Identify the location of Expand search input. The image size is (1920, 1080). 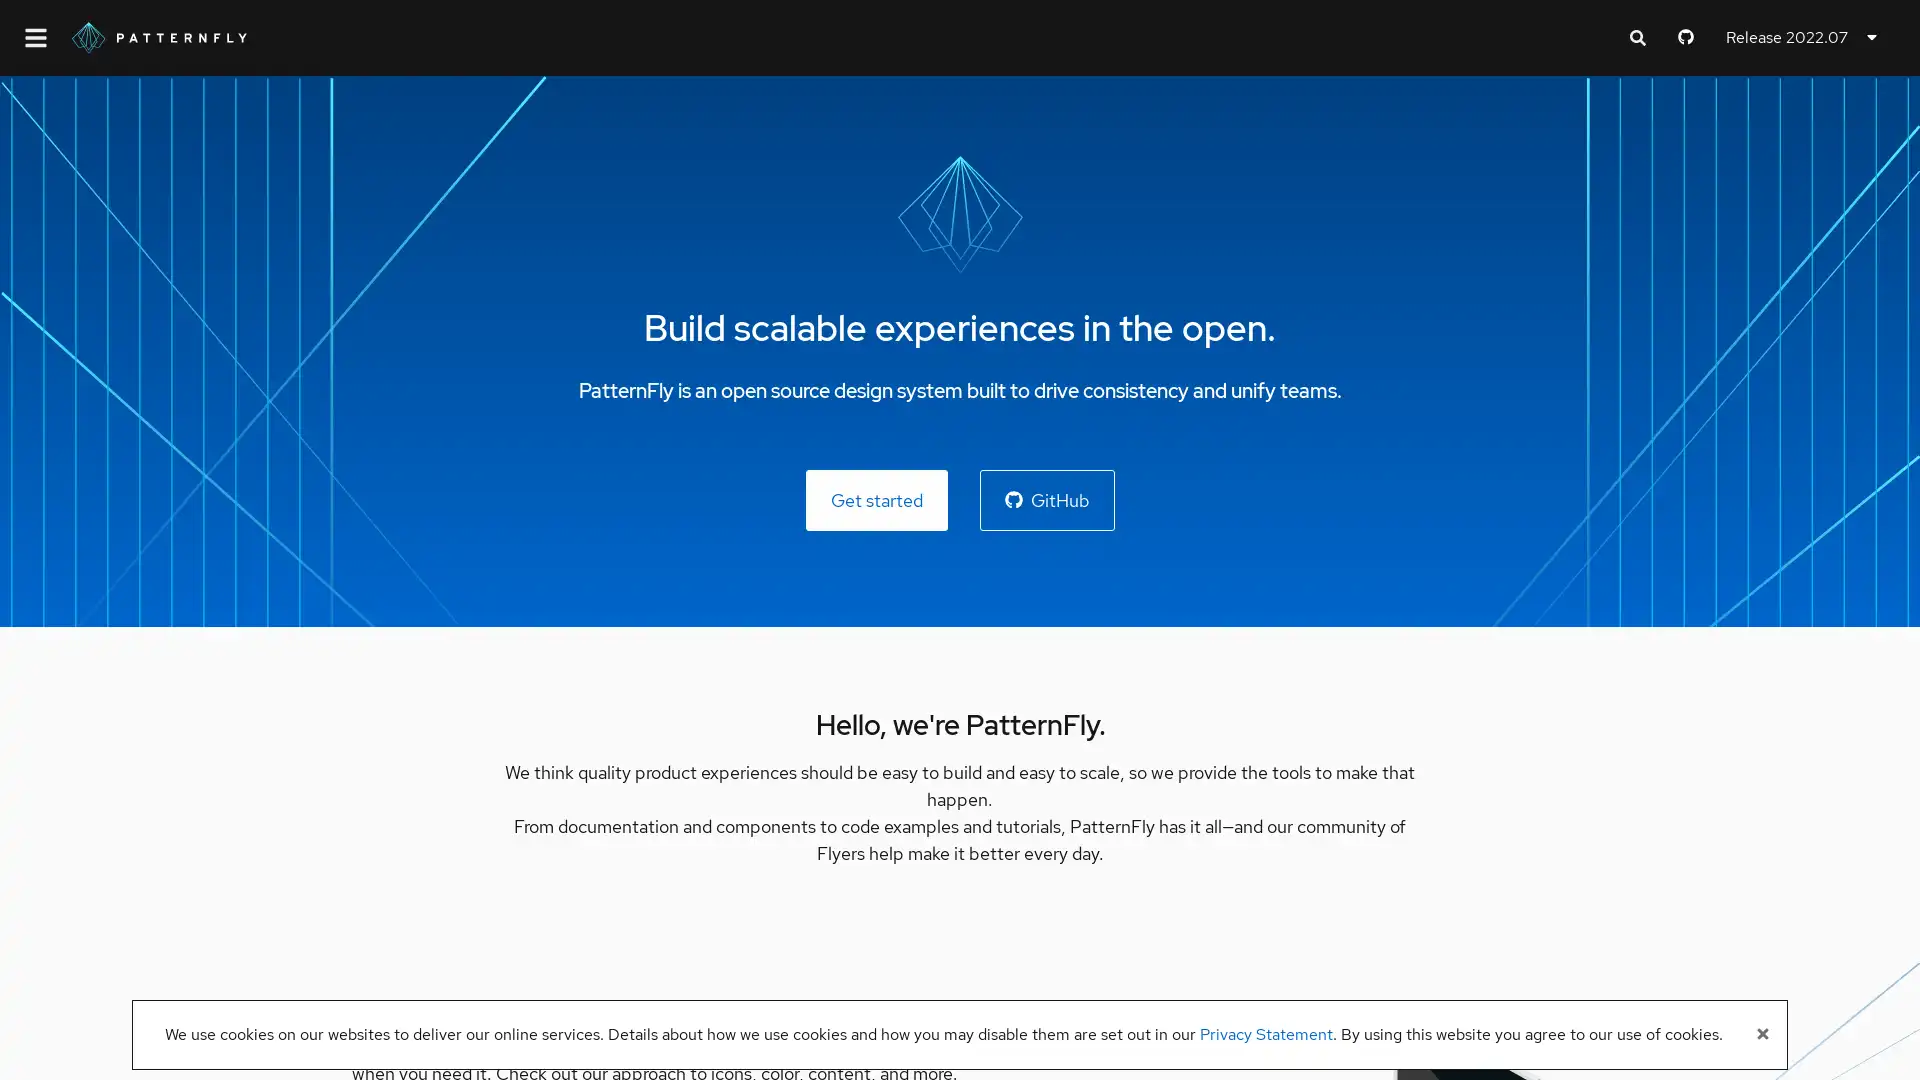
(1637, 38).